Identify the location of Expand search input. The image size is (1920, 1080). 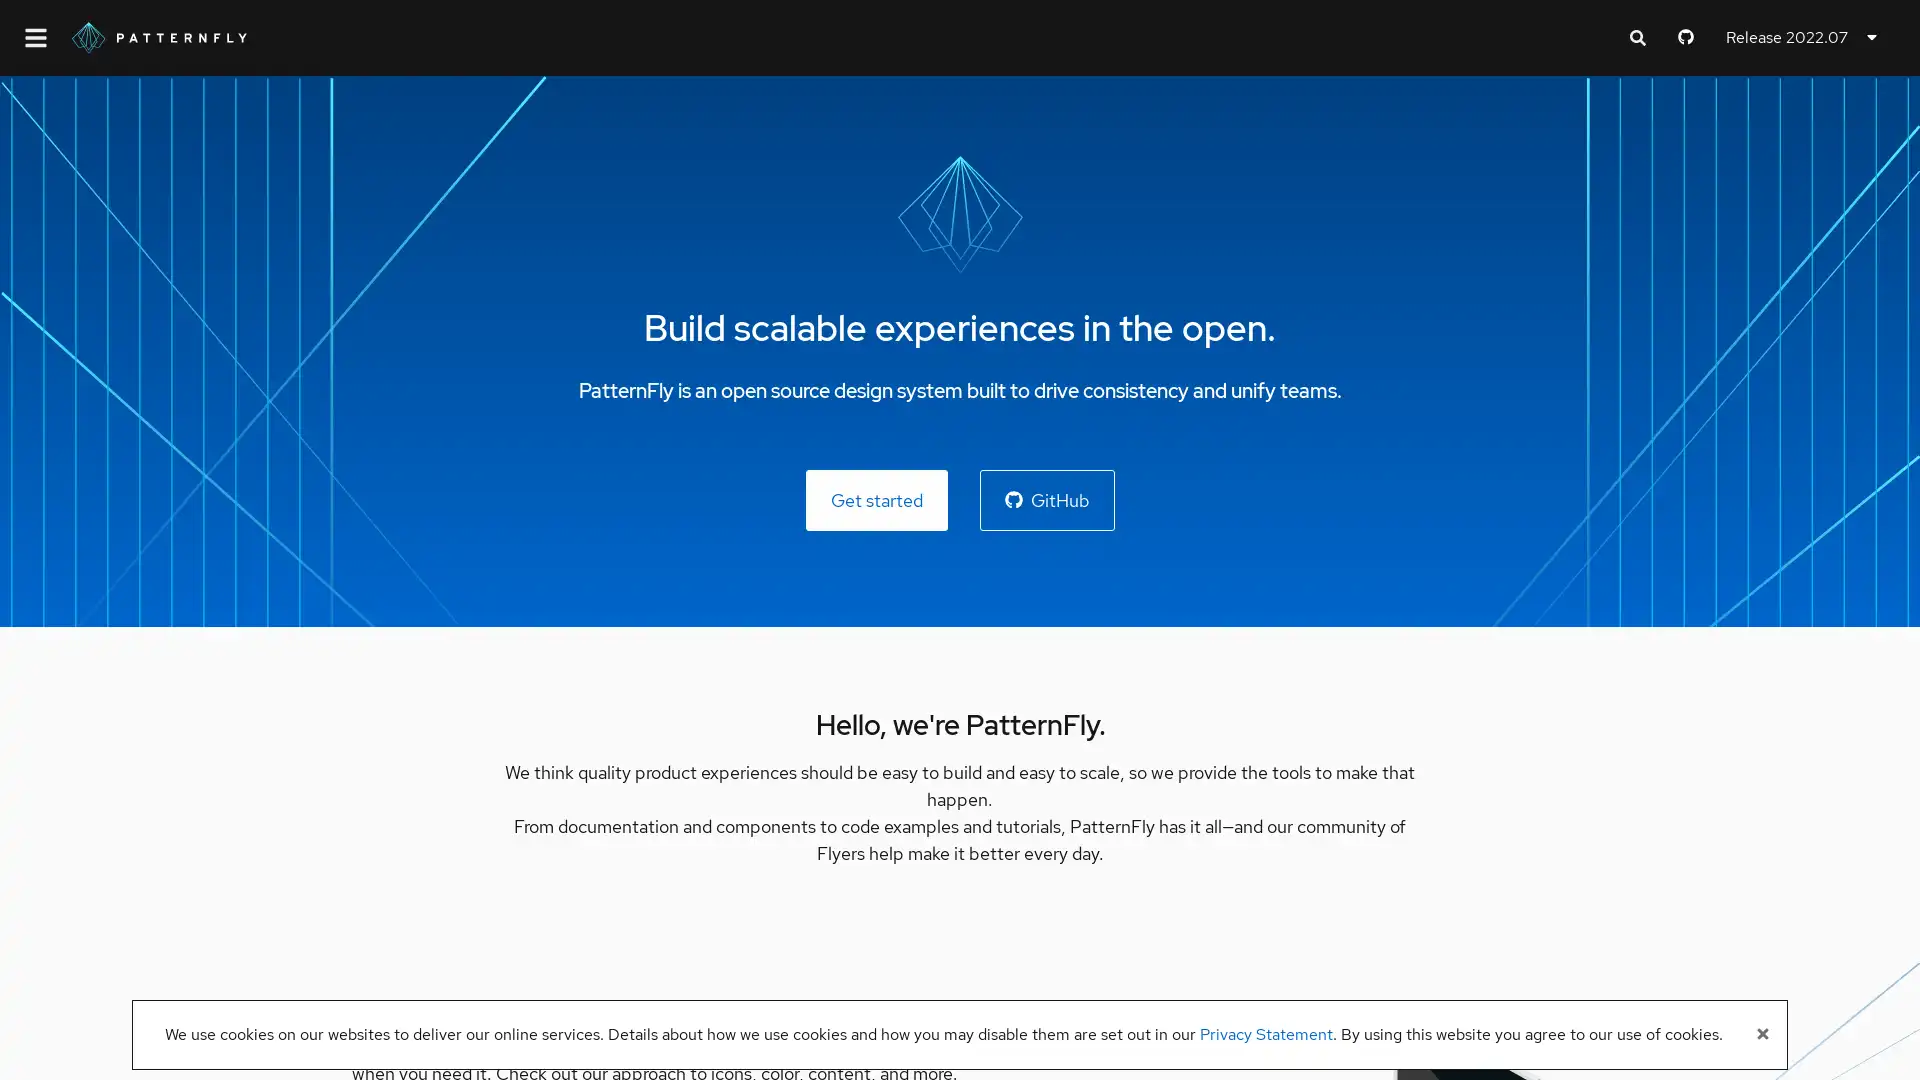
(1637, 38).